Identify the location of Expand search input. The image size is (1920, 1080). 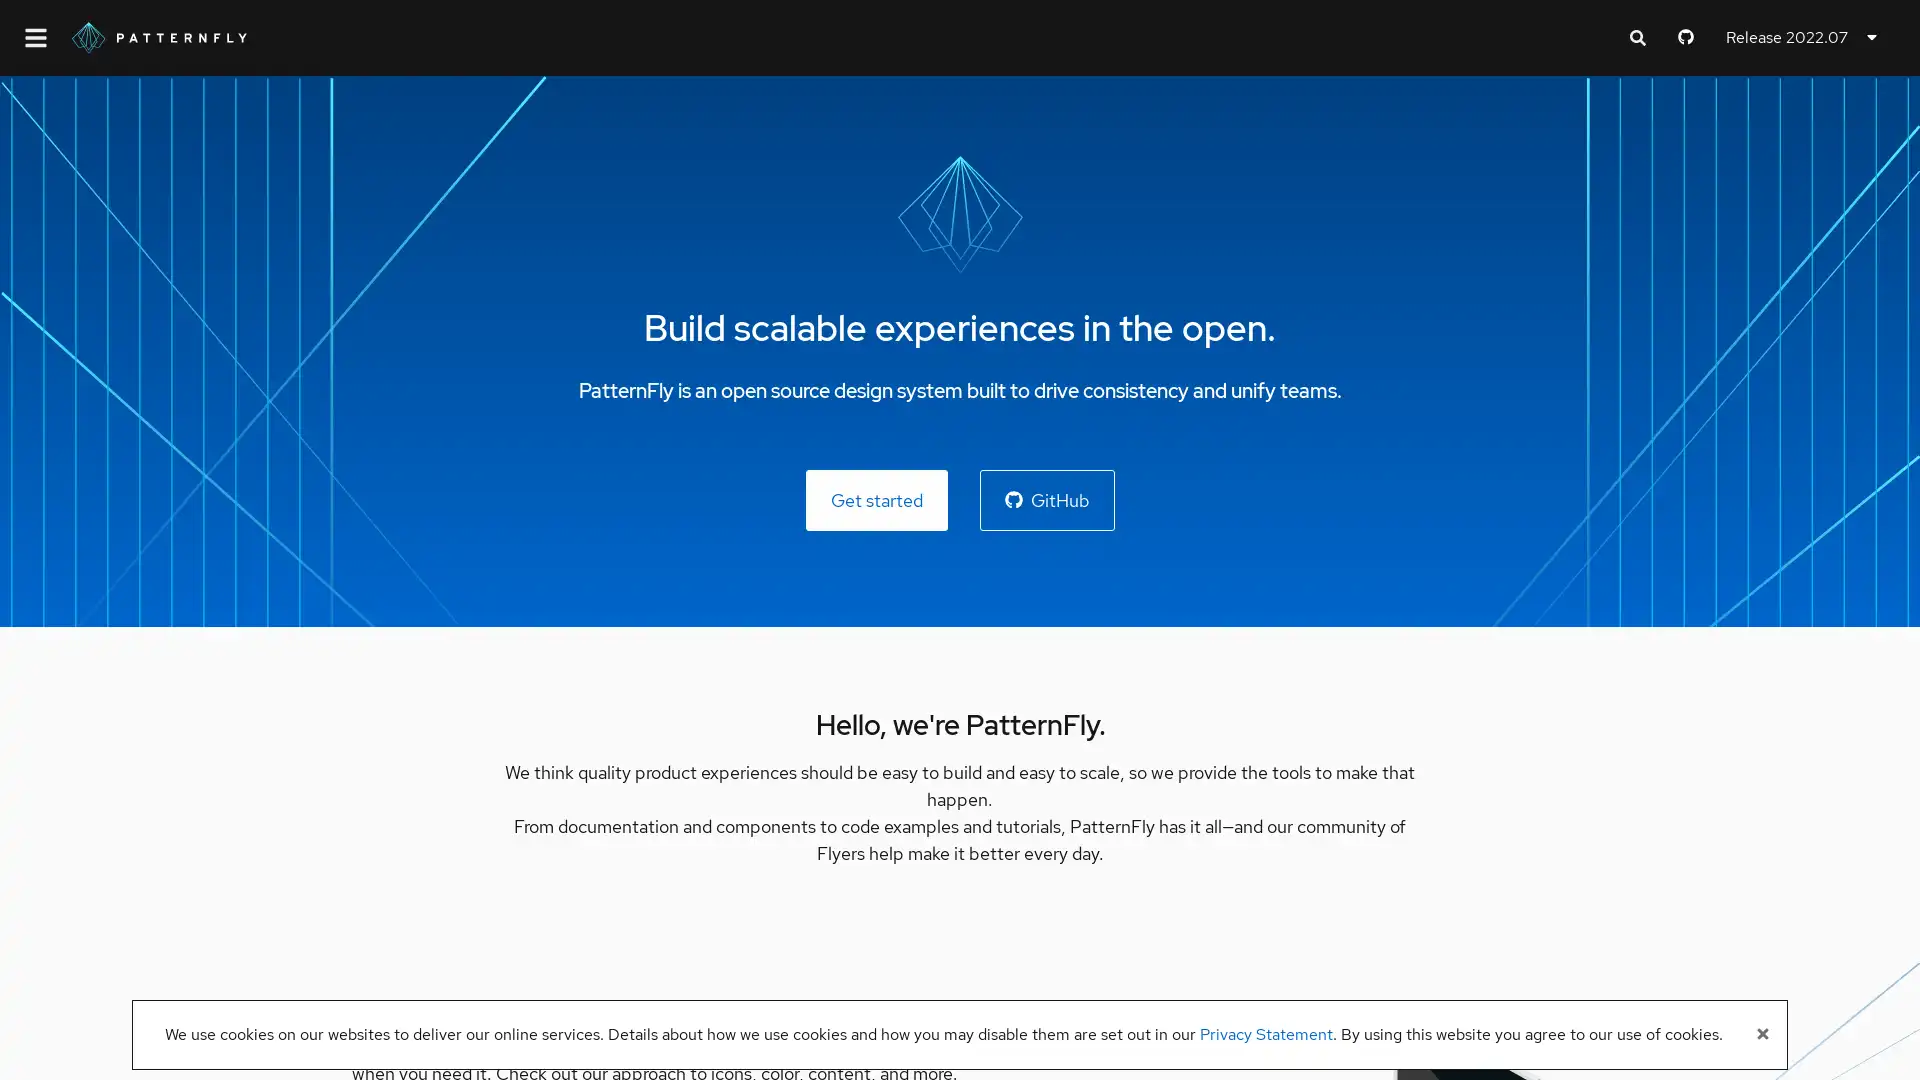
(1637, 38).